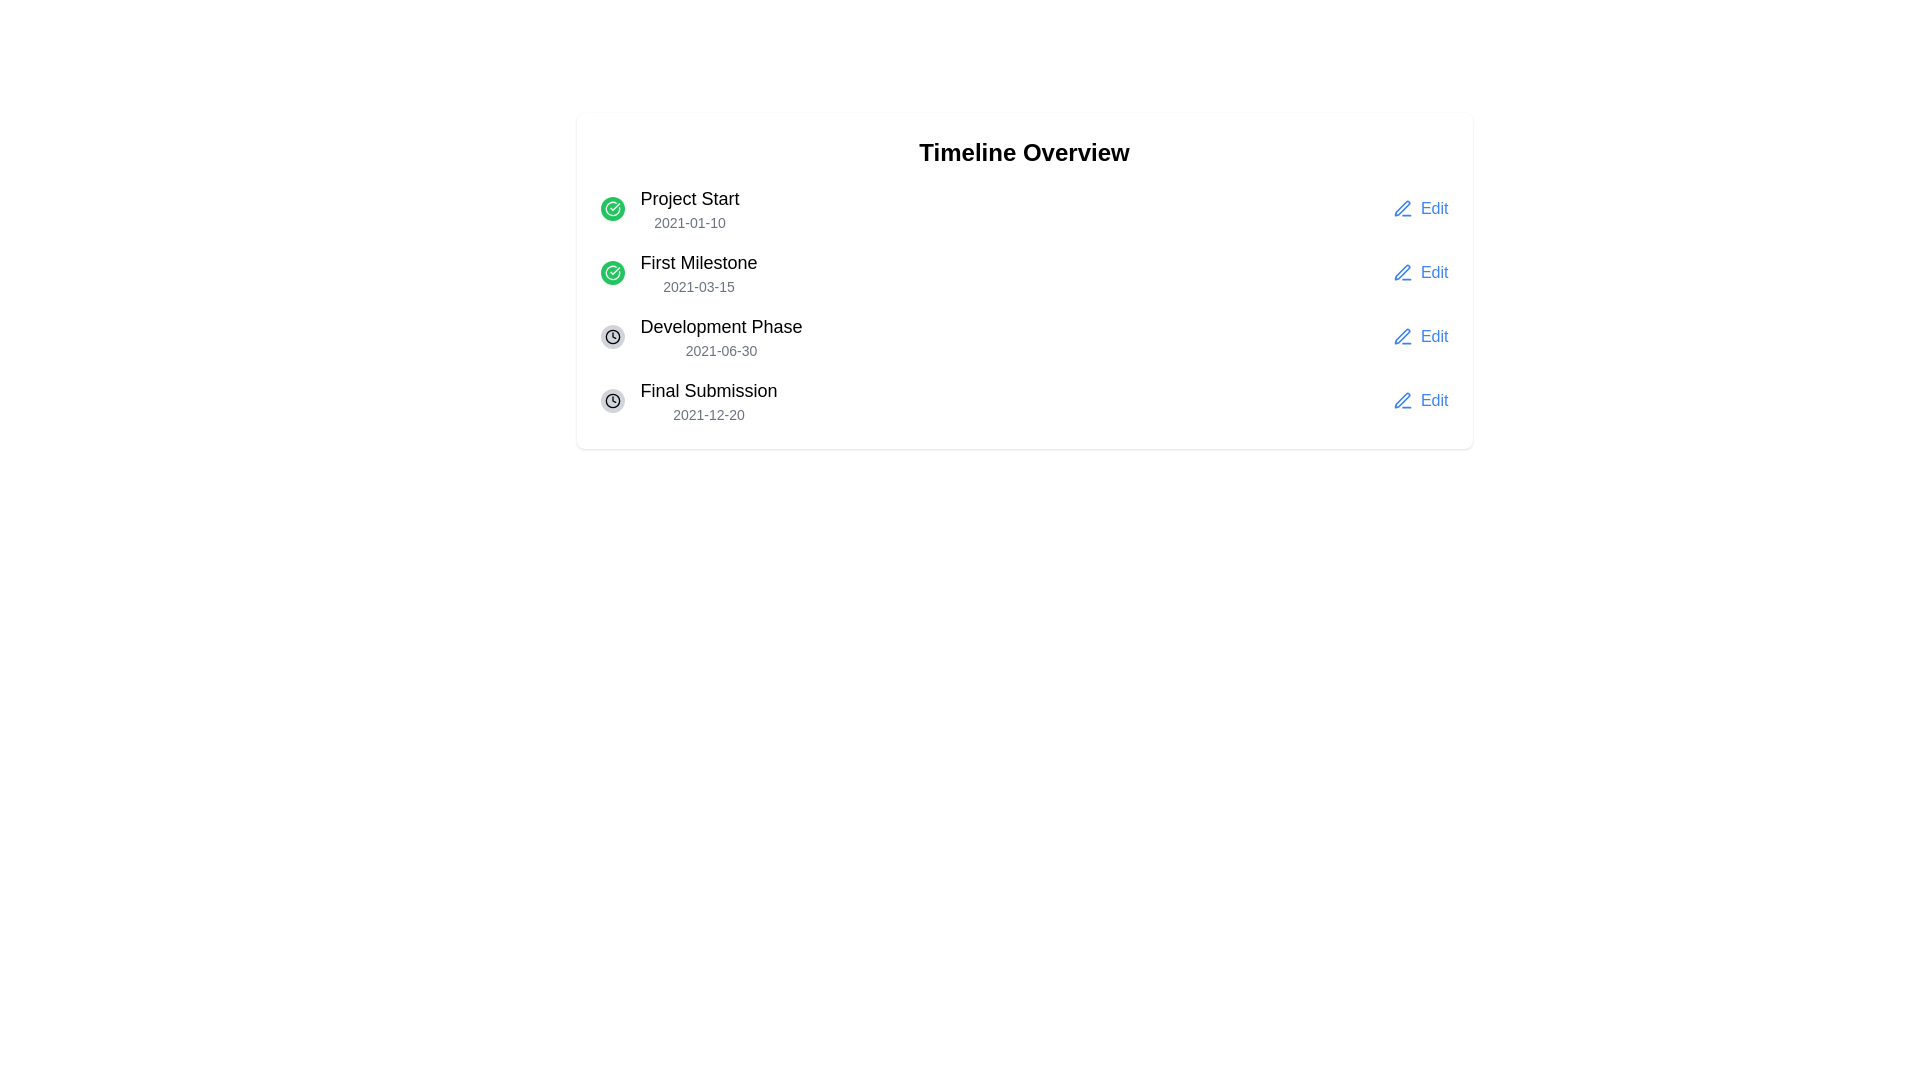  Describe the element at coordinates (611, 208) in the screenshot. I see `the 'First Milestone' achievement icon, which is the second icon in the vertical sequence of timeline steps, located adjacent to the 'First Milestone' text and above the 'Development Phase' timeline step` at that location.